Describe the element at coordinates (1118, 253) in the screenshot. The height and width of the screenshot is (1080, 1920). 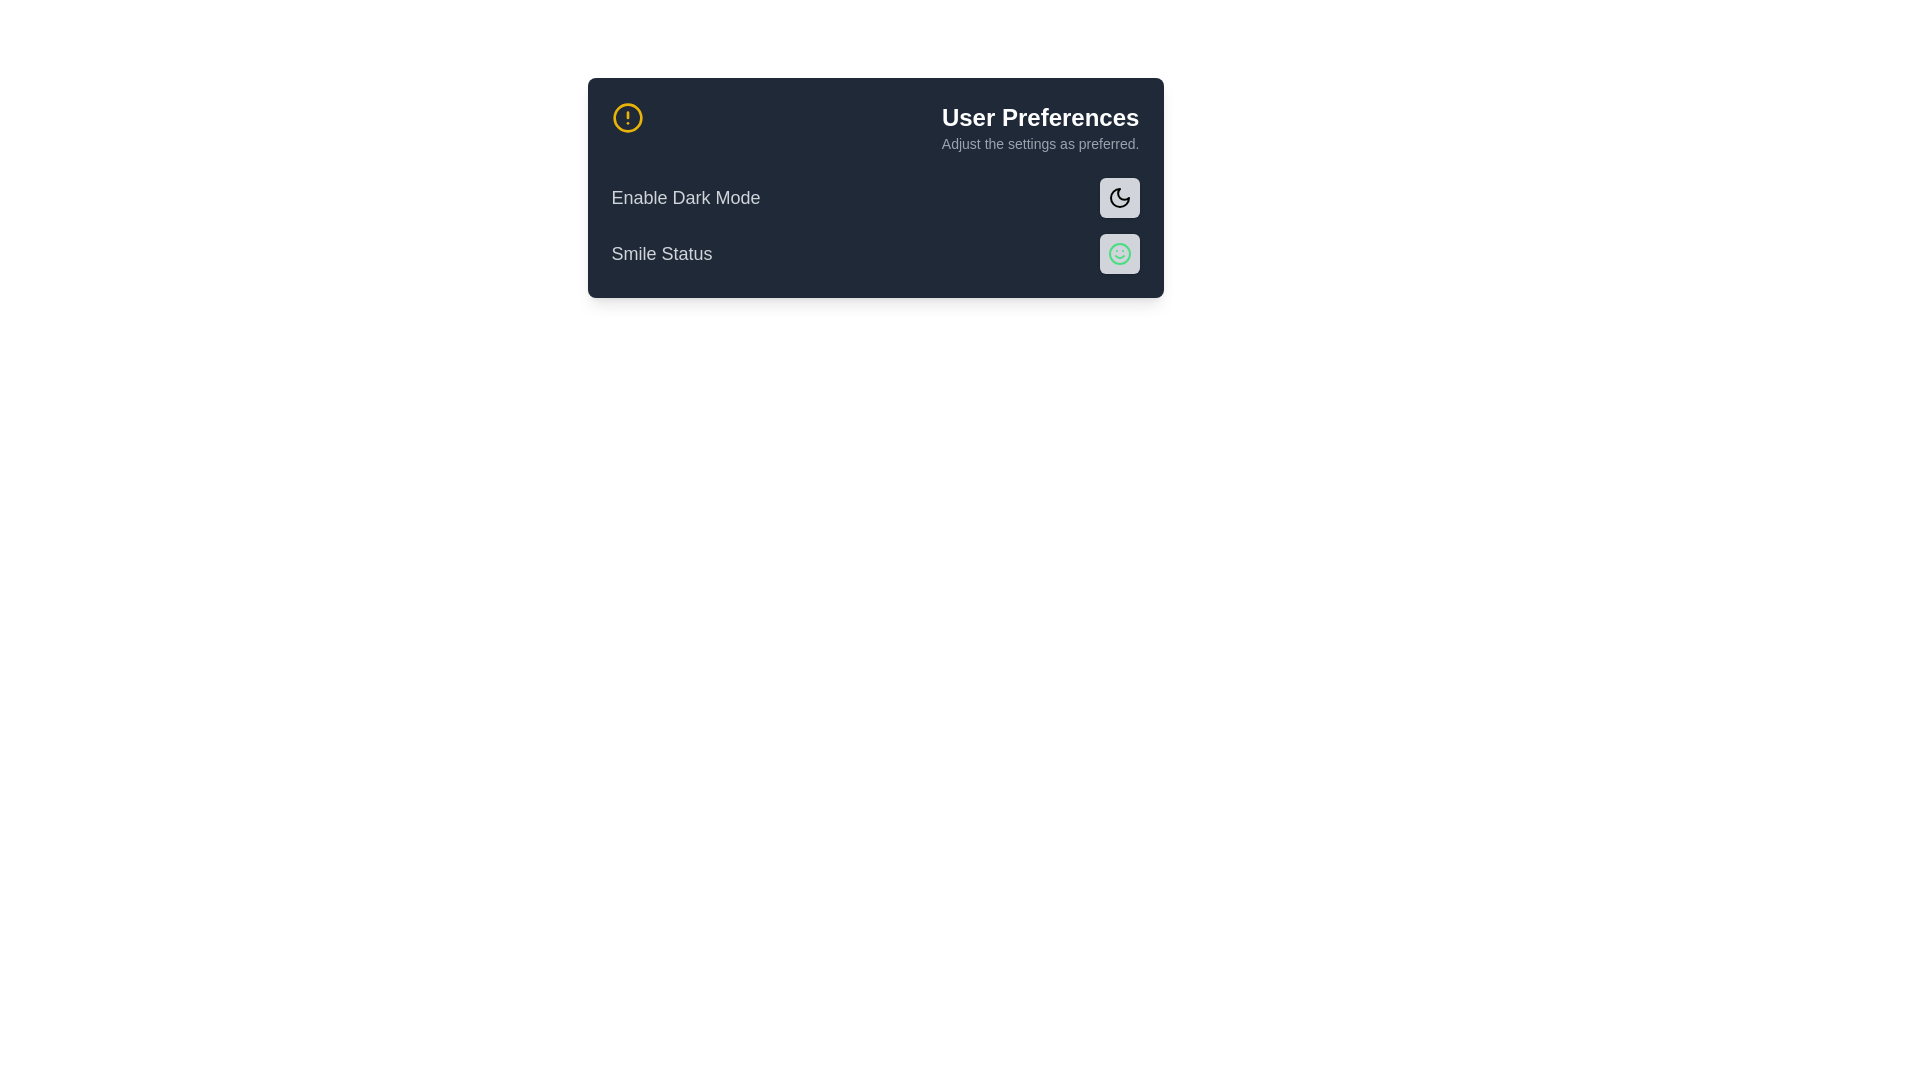
I see `the circular interactive button with a green outlined smiley face icon in the 'Smile Status' section` at that location.